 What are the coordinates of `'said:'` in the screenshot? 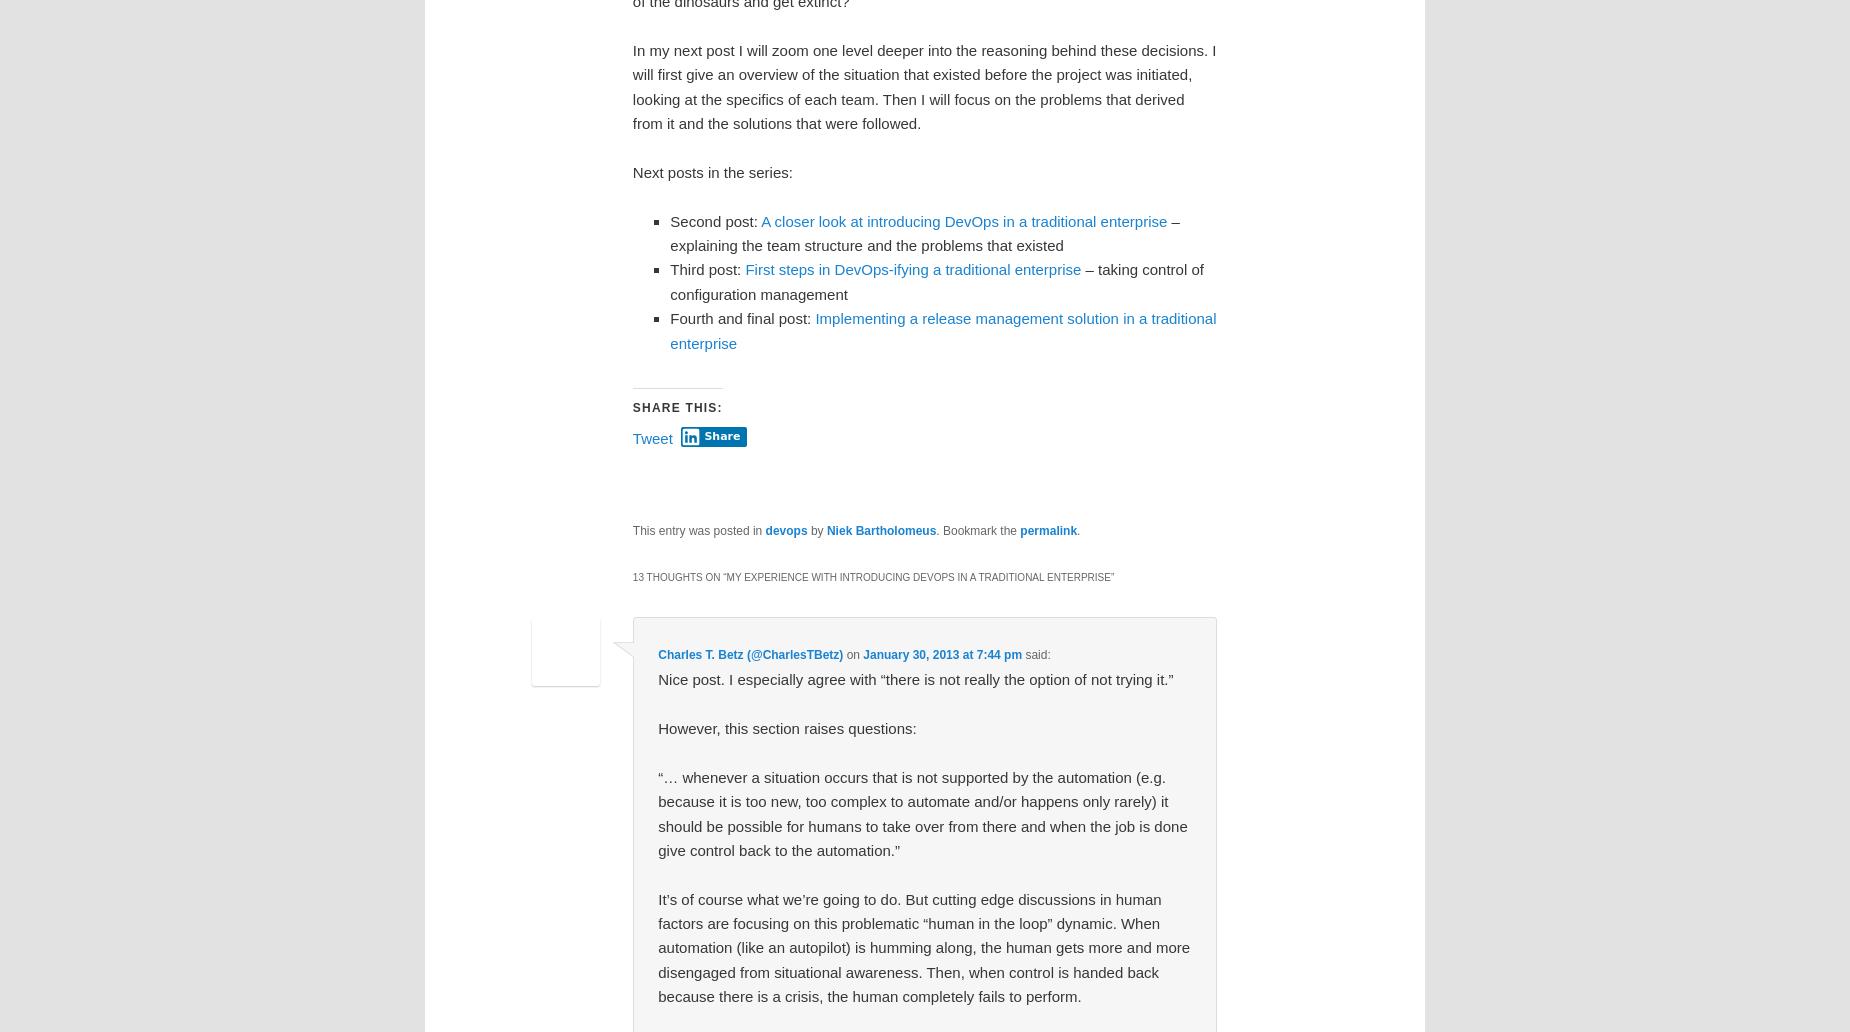 It's located at (1036, 652).